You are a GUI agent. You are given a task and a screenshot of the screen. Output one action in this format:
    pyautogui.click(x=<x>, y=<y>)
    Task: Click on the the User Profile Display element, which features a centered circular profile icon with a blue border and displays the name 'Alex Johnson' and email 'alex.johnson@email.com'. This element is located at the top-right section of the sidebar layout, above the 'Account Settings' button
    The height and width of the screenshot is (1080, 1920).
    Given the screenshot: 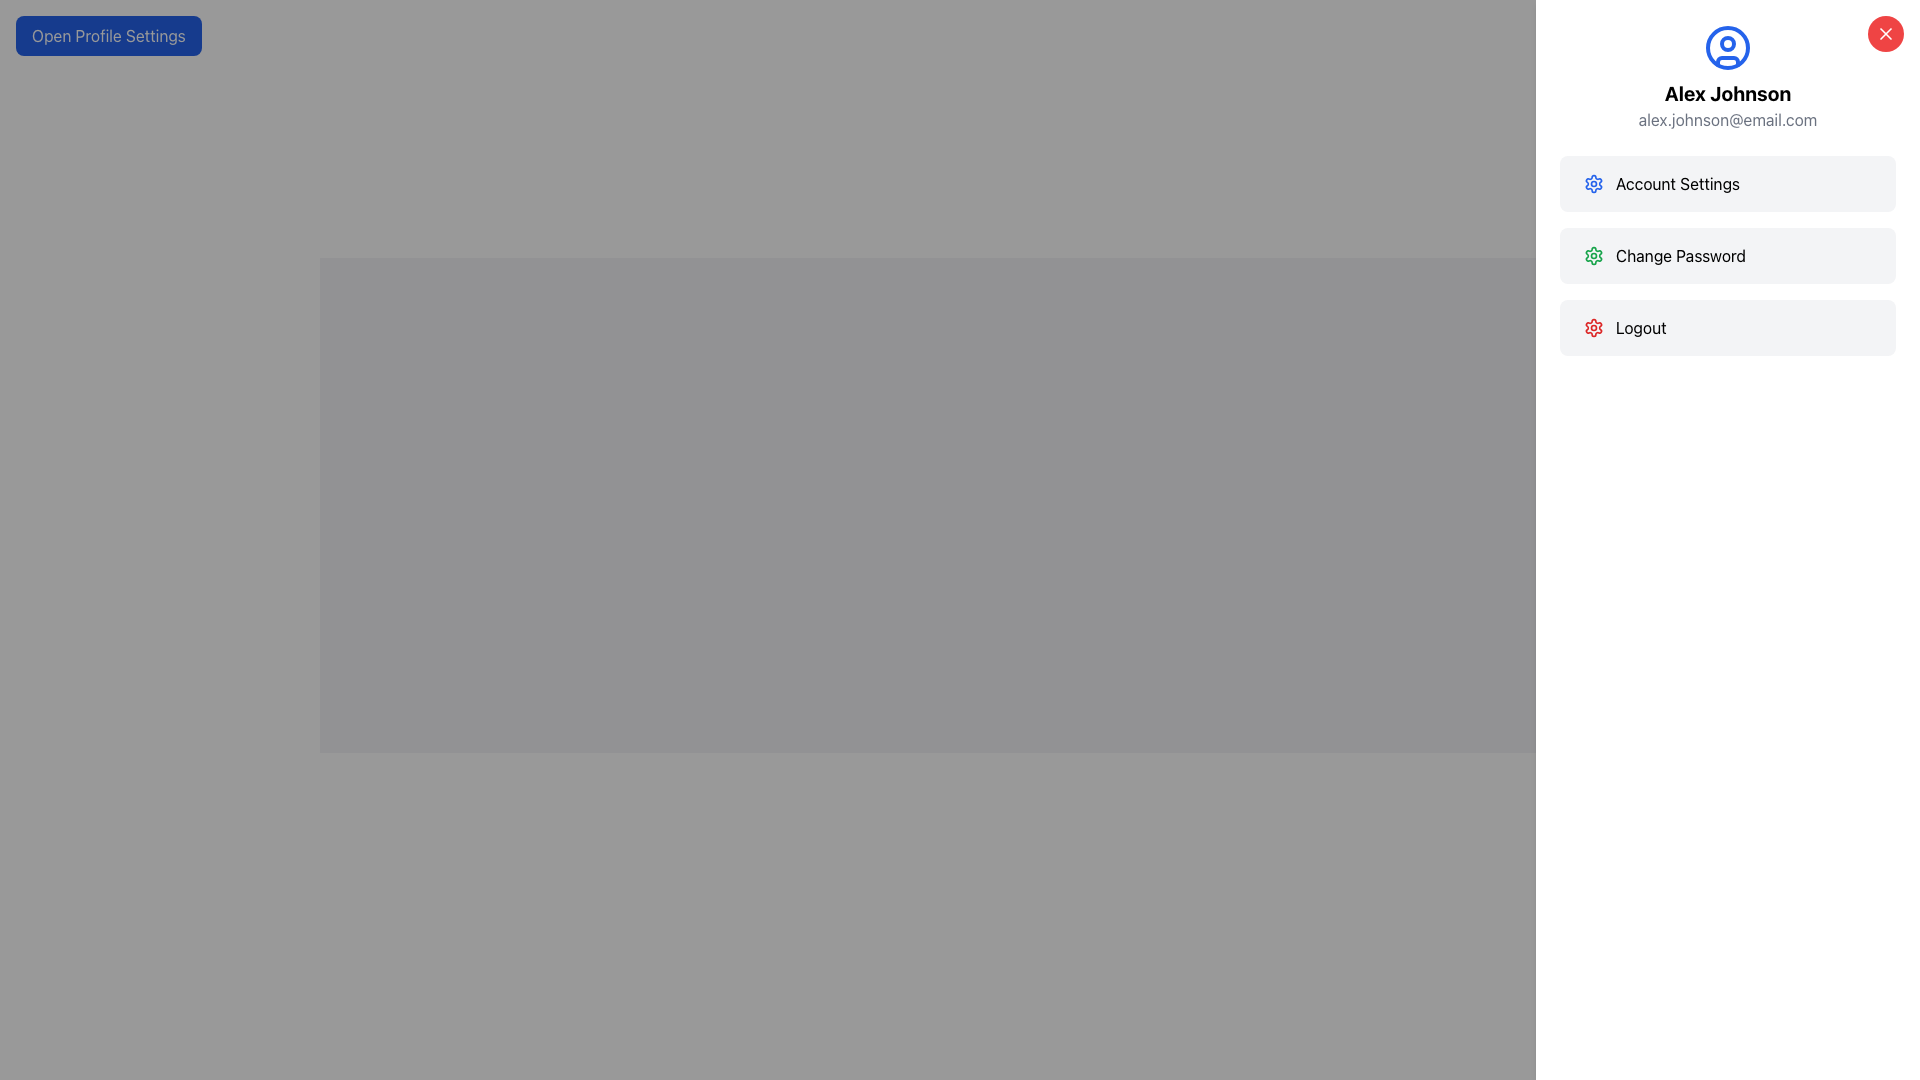 What is the action you would take?
    pyautogui.click(x=1727, y=76)
    